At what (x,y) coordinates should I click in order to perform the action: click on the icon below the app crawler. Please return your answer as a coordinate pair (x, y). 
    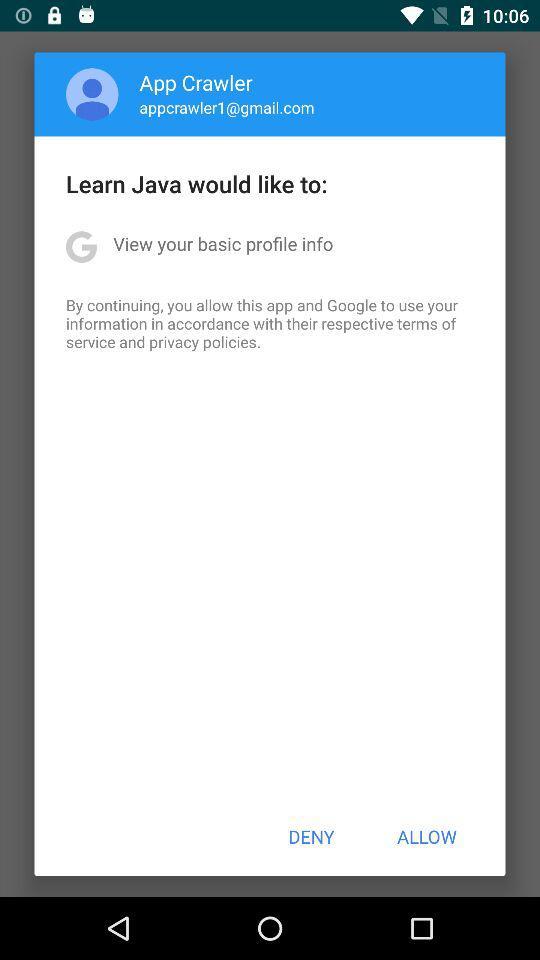
    Looking at the image, I should click on (226, 107).